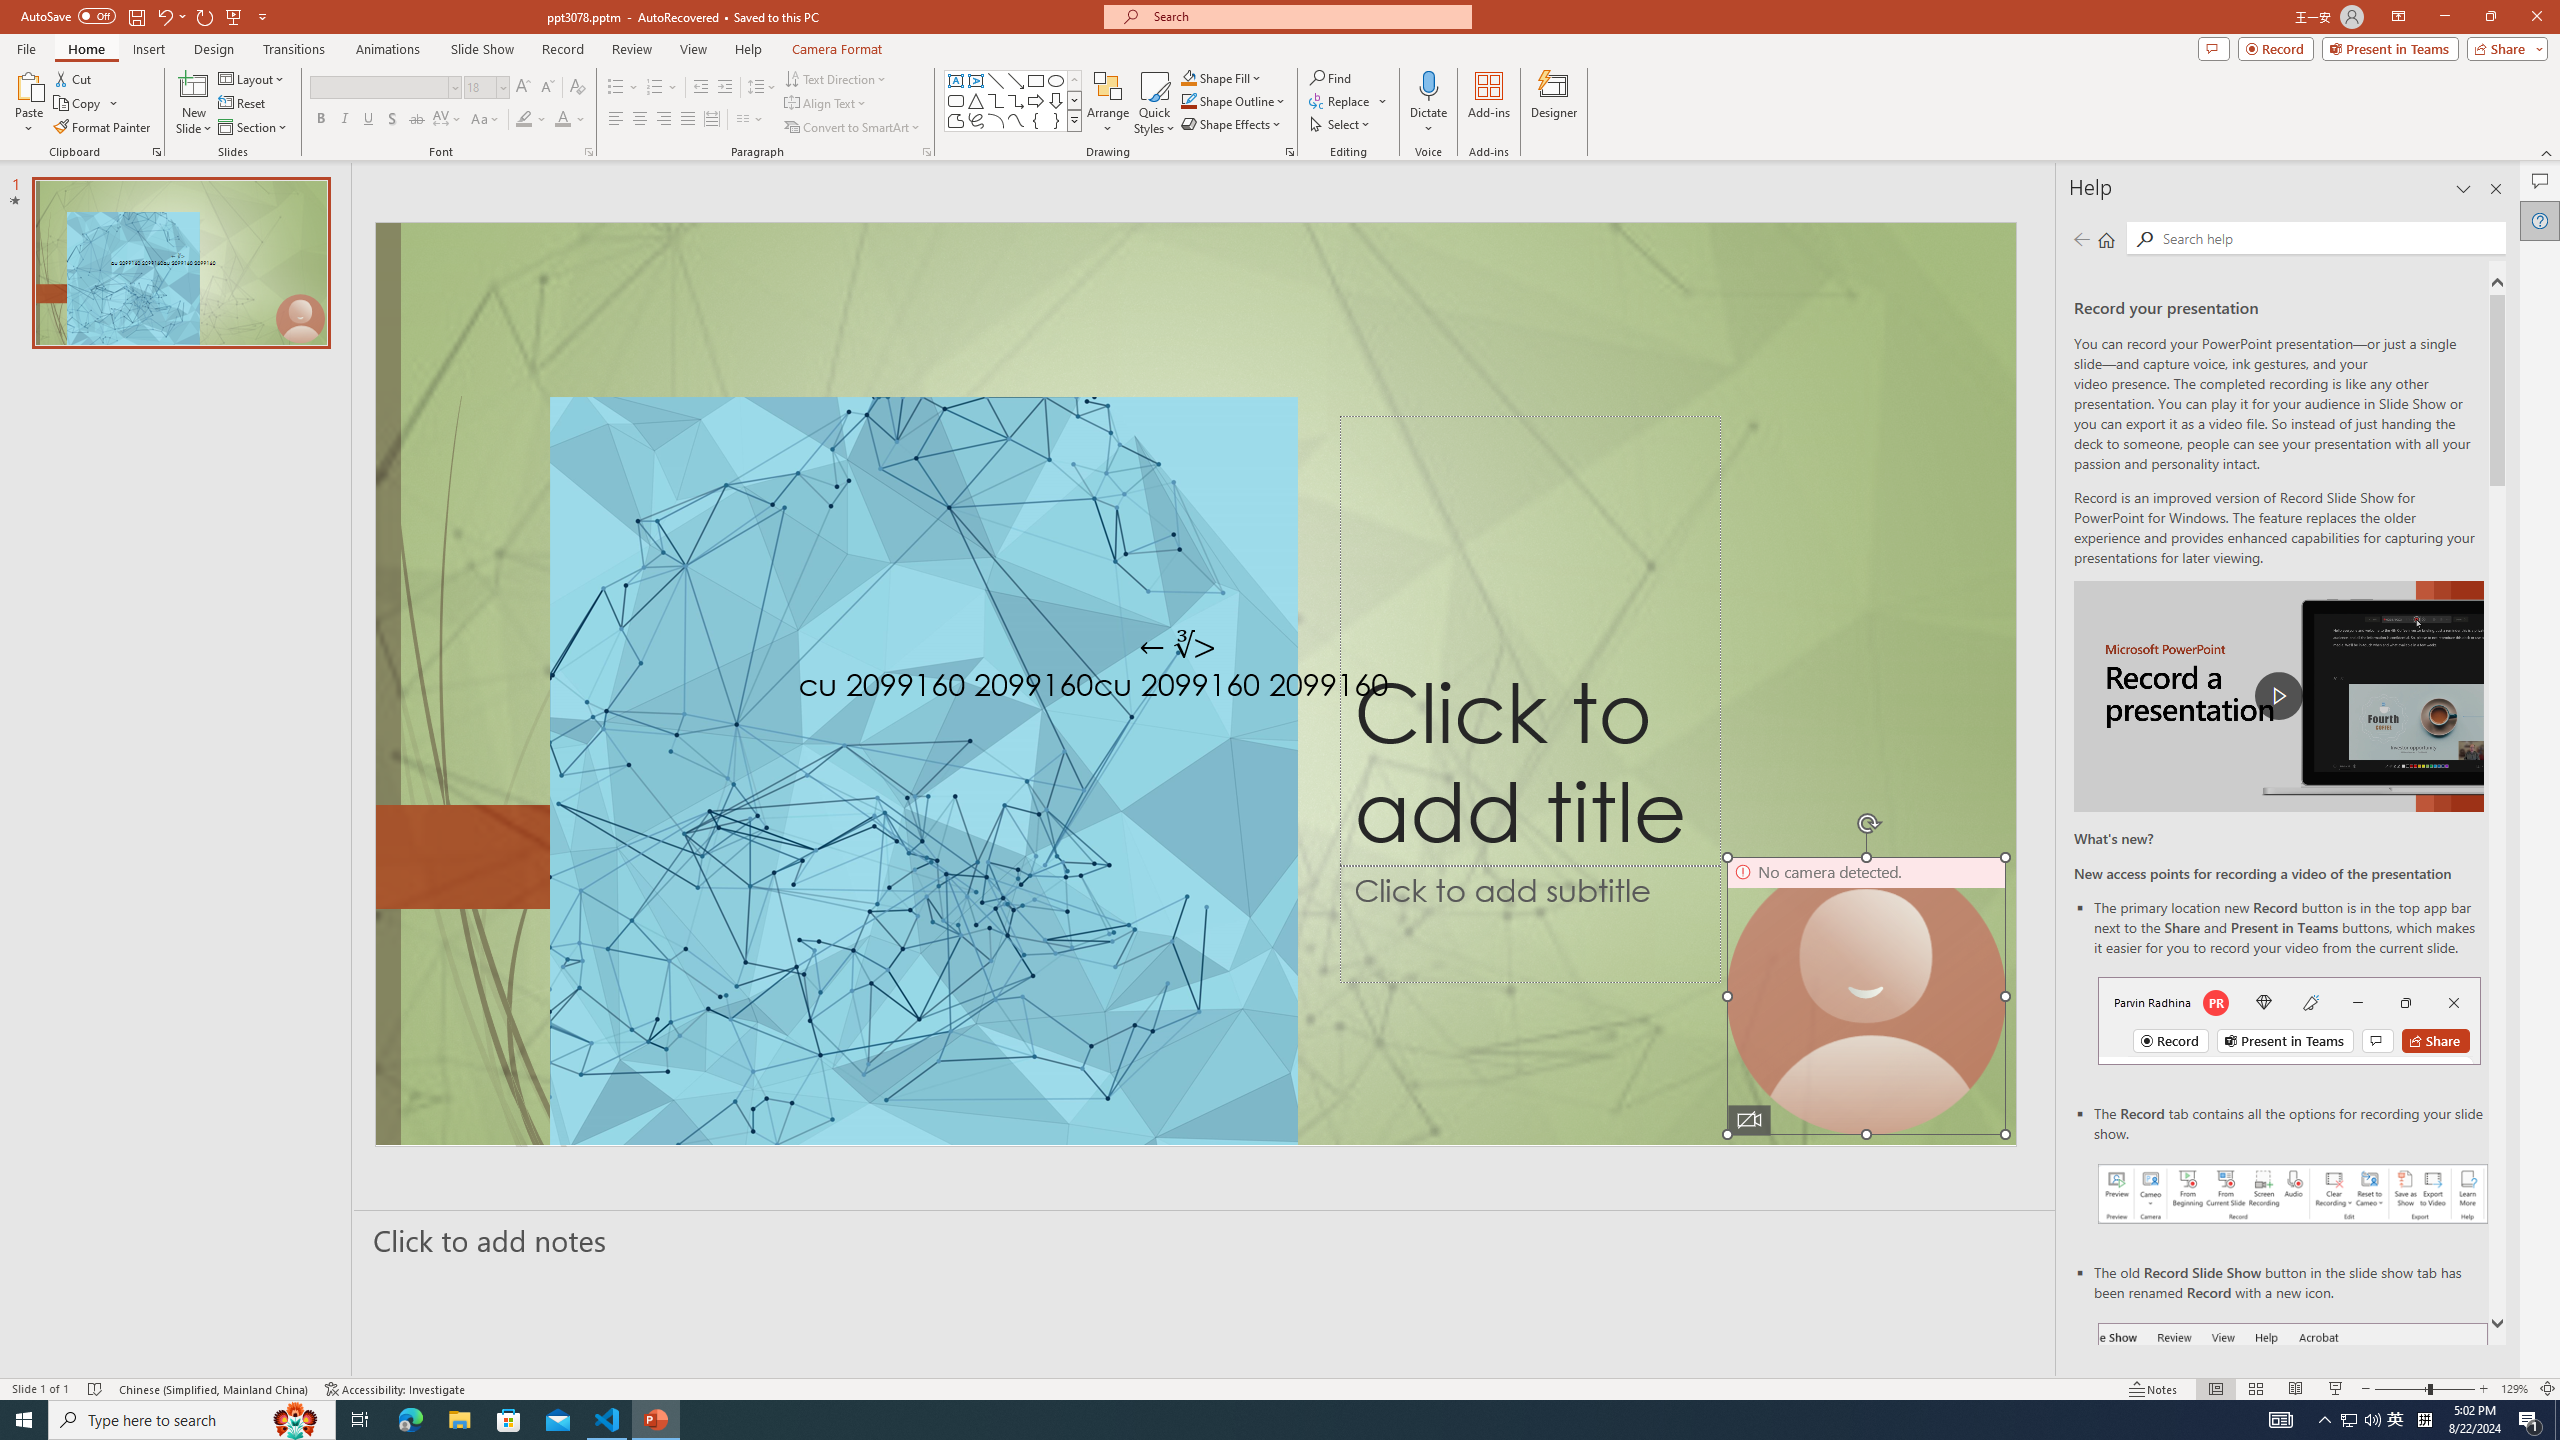  What do you see at coordinates (261, 15) in the screenshot?
I see `'Customize Quick Access Toolbar'` at bounding box center [261, 15].